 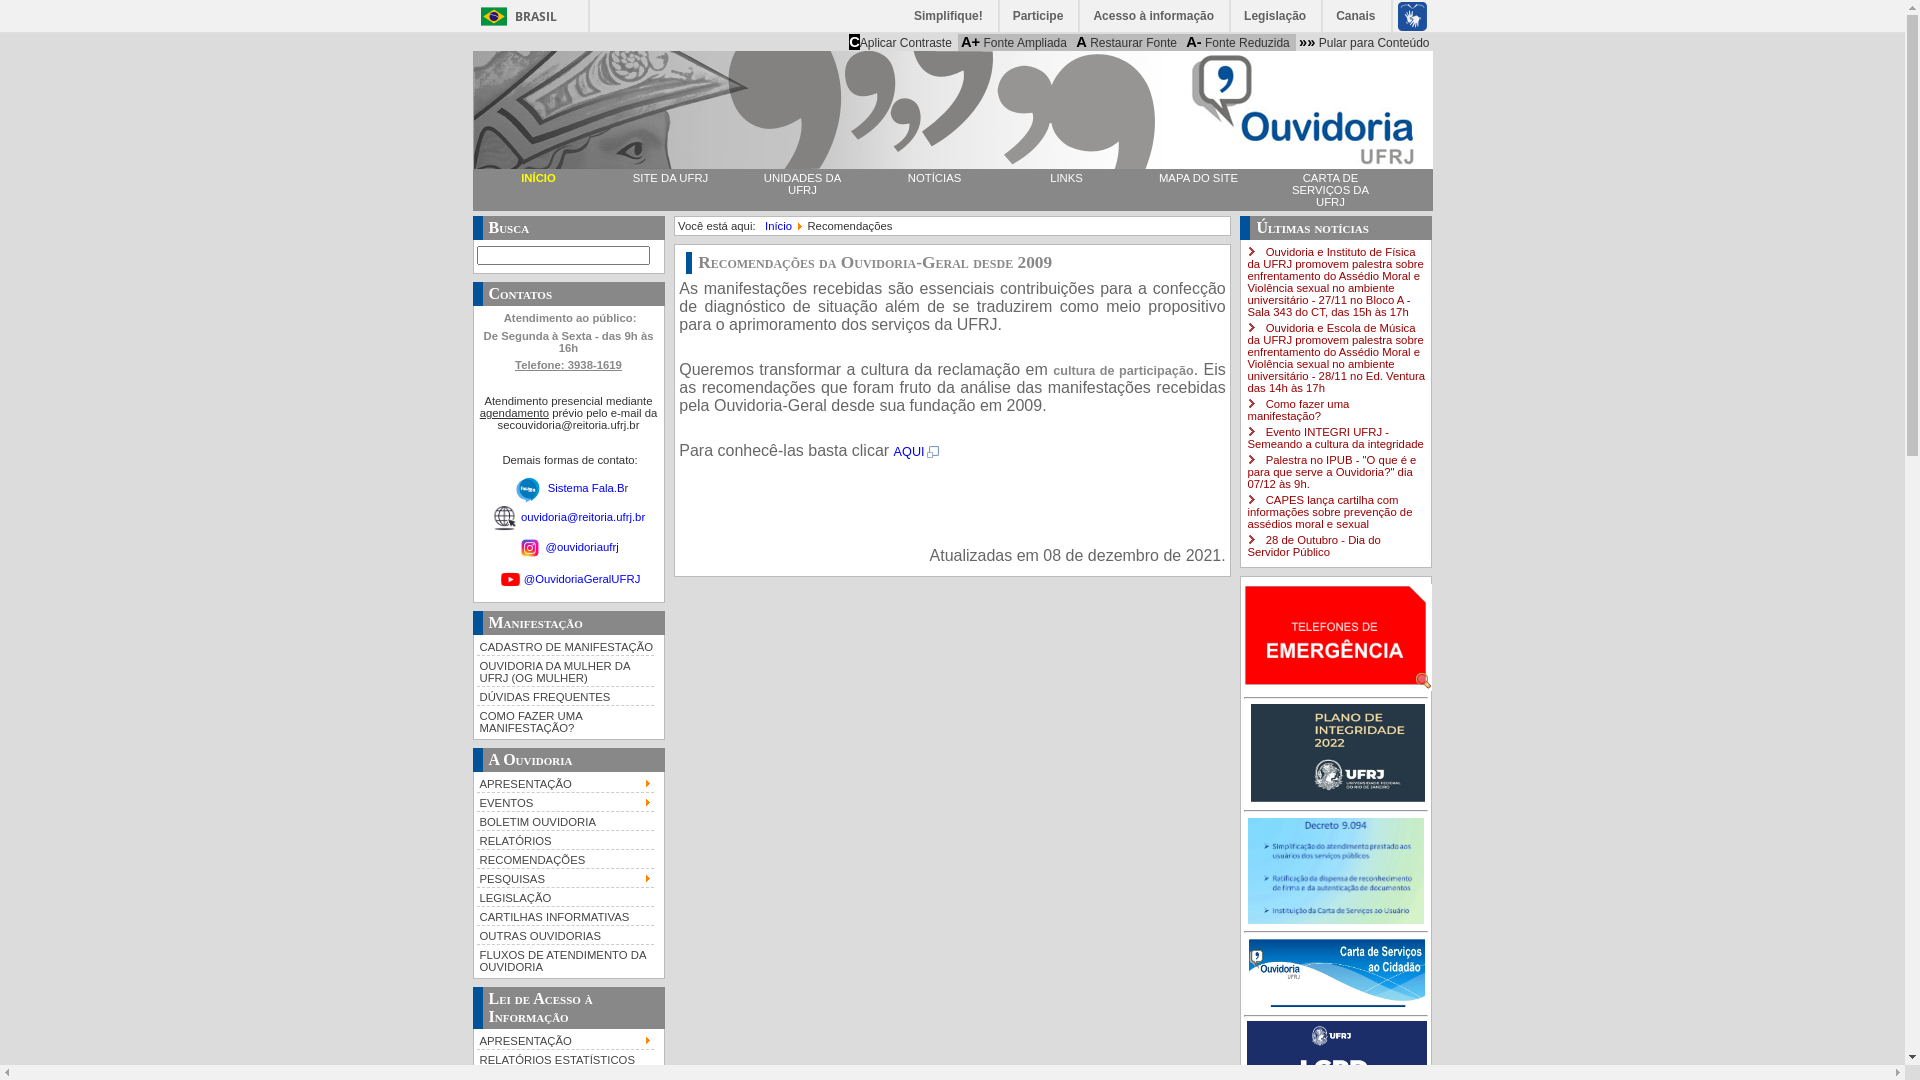 I want to click on 'BRASIL', so click(x=514, y=16).